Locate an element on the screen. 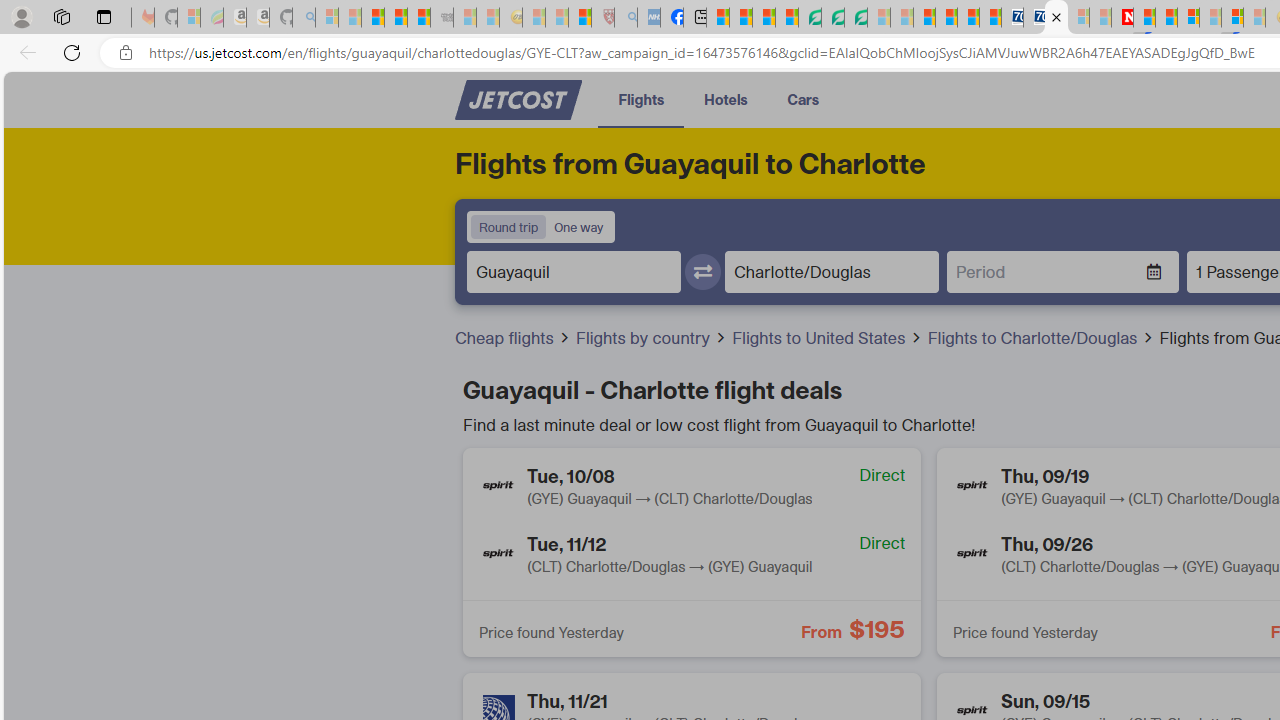 The height and width of the screenshot is (720, 1280). 'Cheap Hotels - Save70.com' is located at coordinates (1034, 17).